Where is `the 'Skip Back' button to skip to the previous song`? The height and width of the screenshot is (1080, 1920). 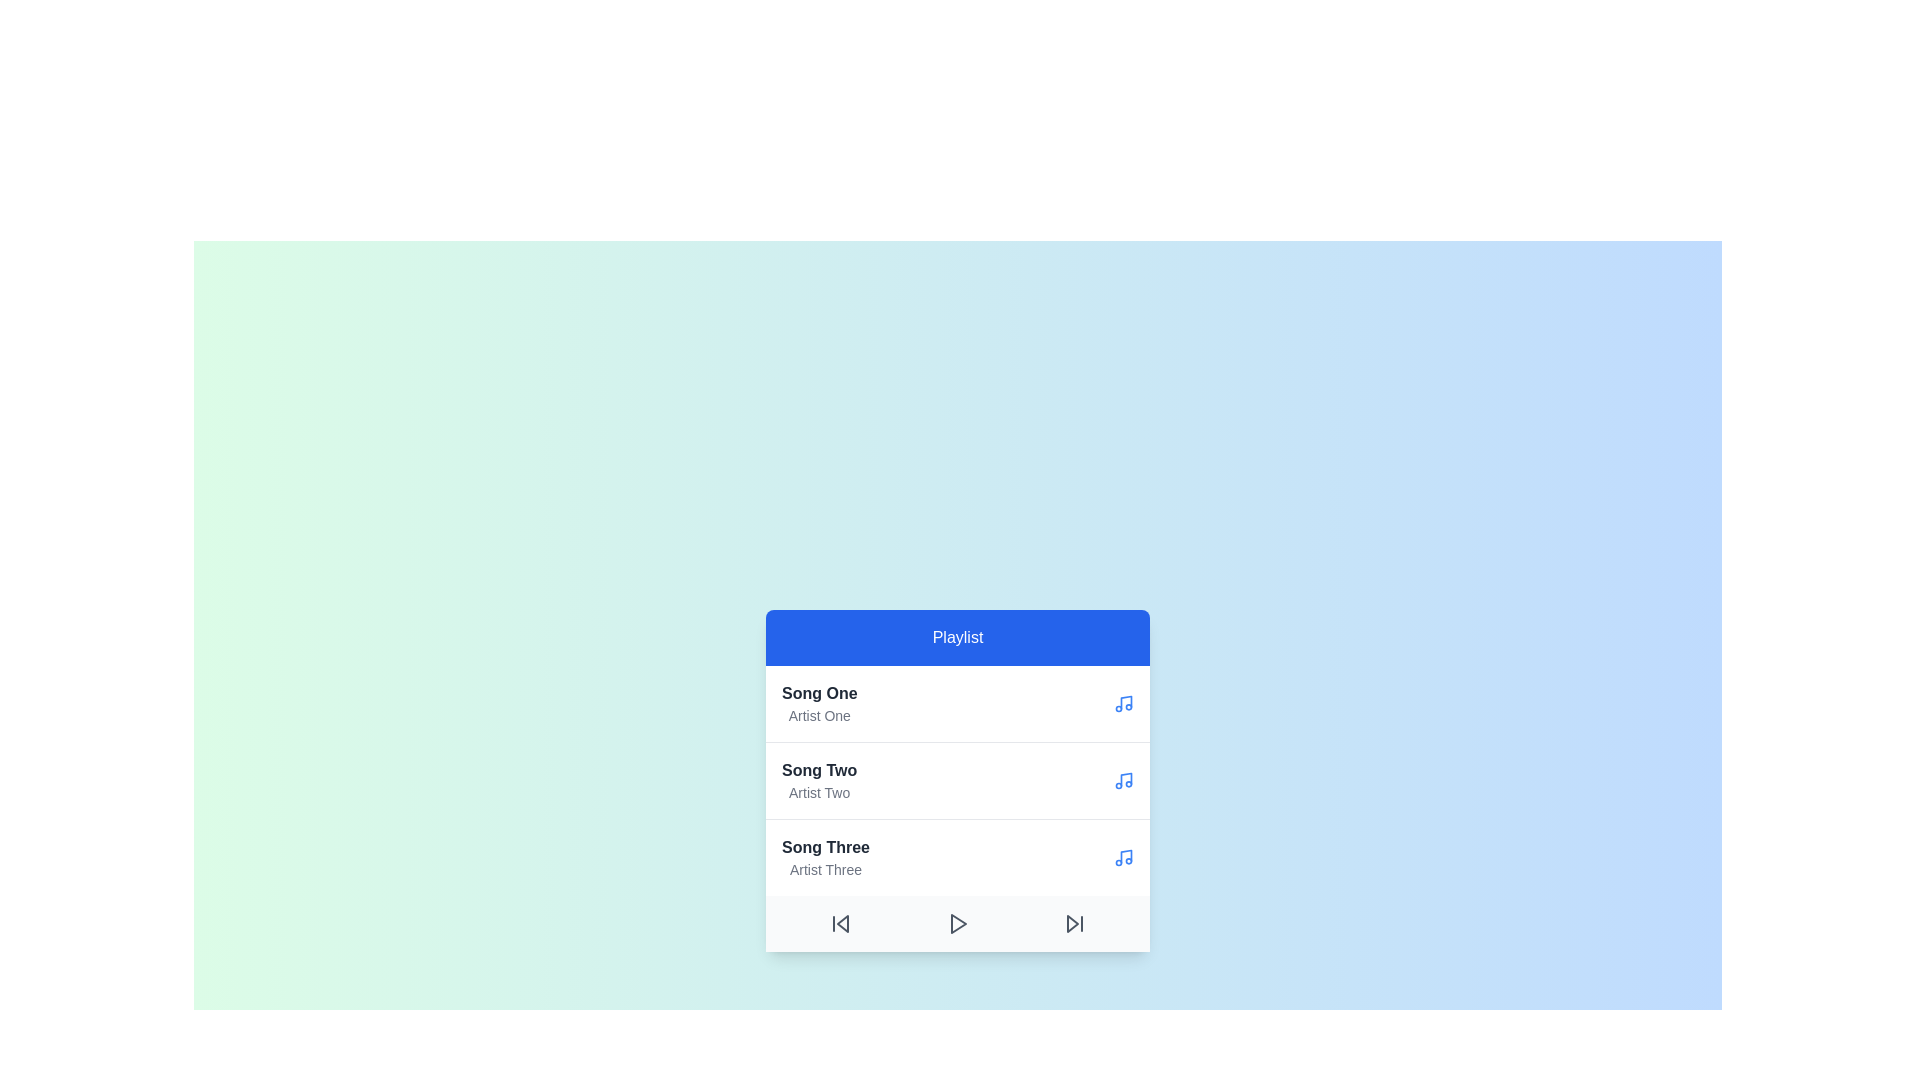
the 'Skip Back' button to skip to the previous song is located at coordinates (840, 924).